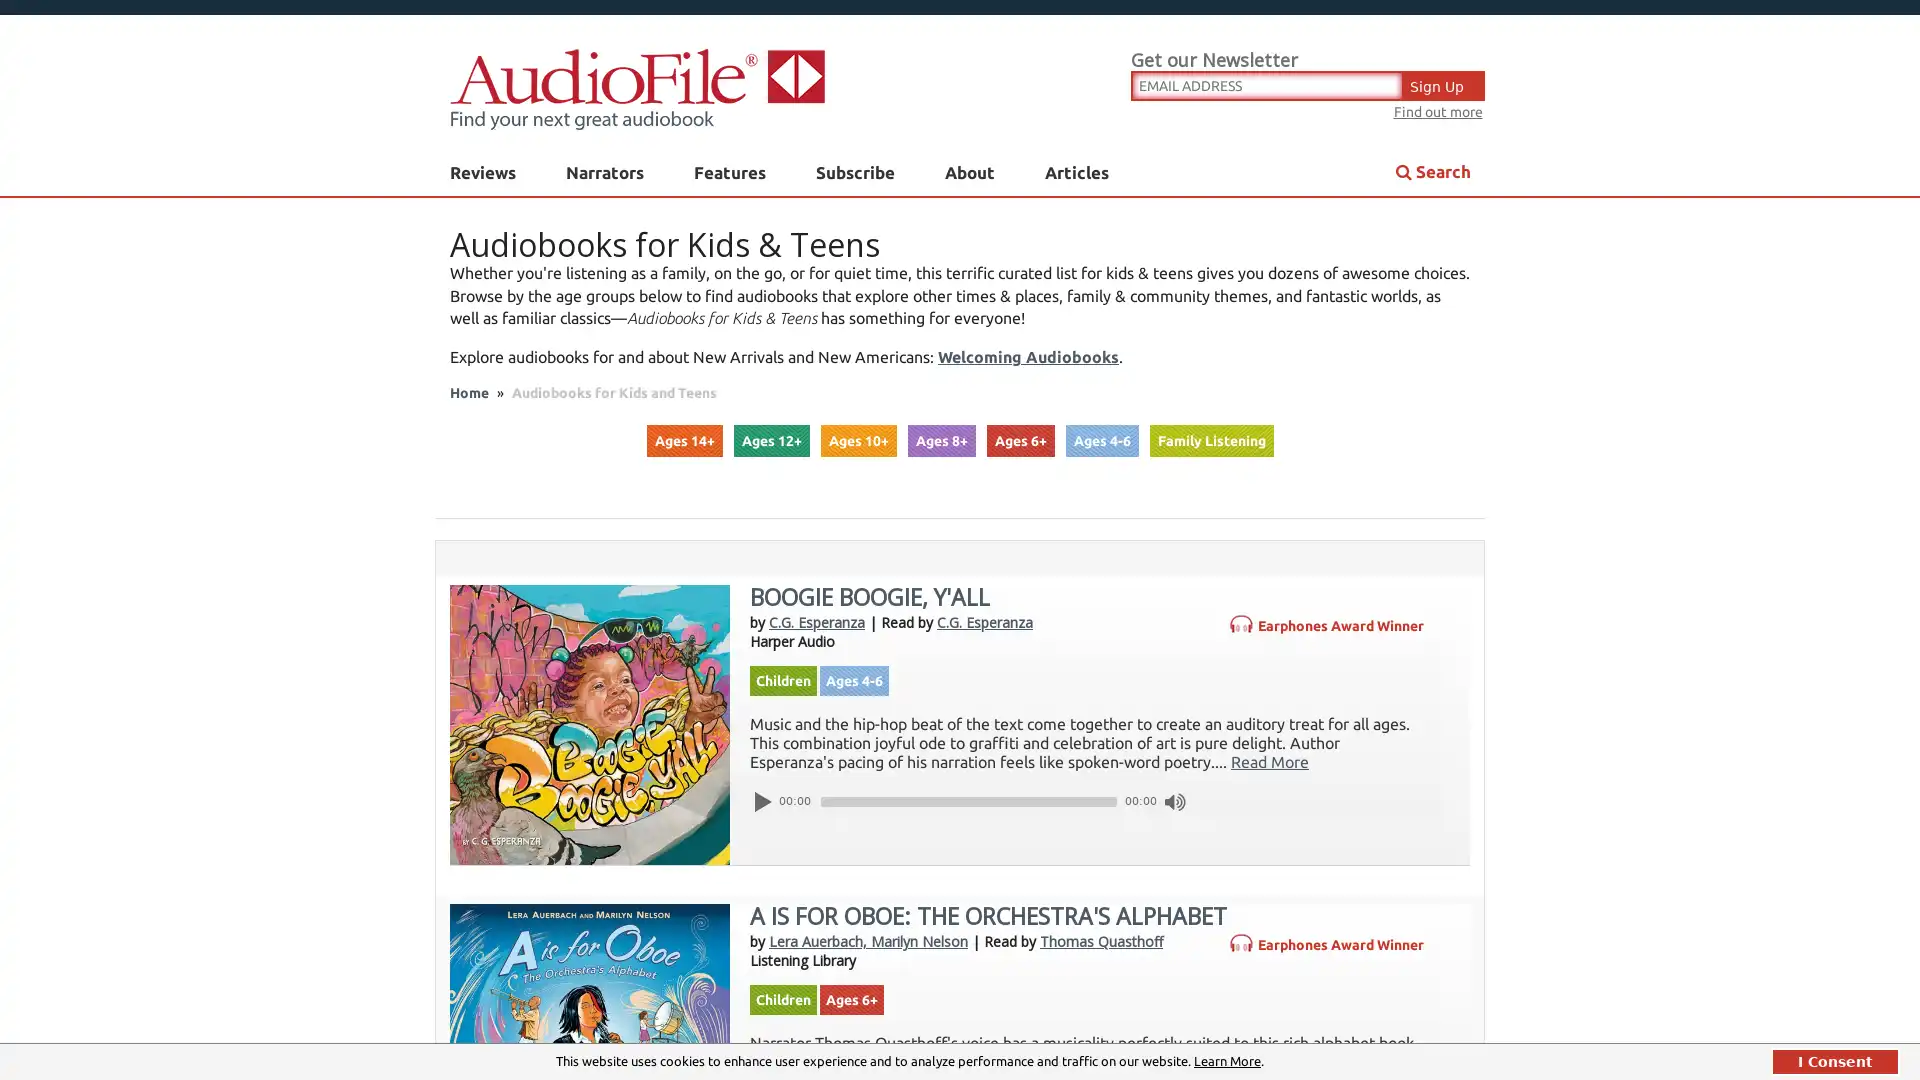  Describe the element at coordinates (1835, 1060) in the screenshot. I see `I Consent` at that location.